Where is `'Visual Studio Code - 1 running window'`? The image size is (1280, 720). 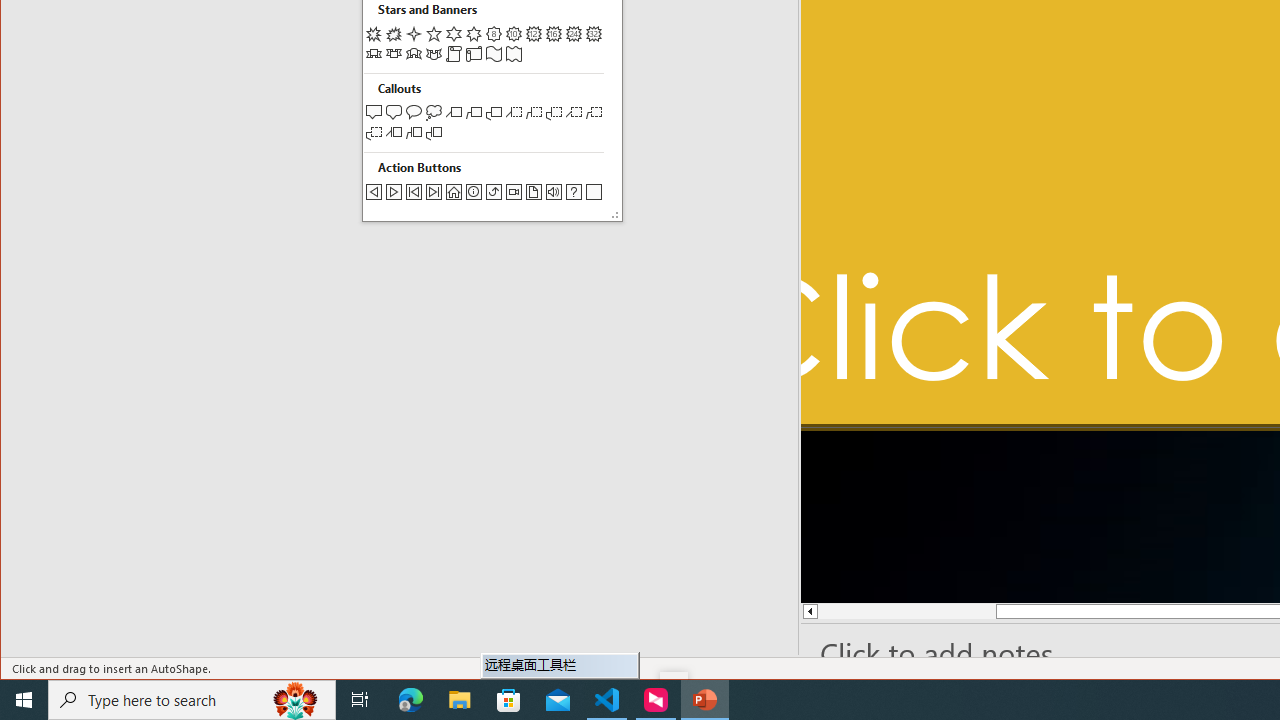 'Visual Studio Code - 1 running window' is located at coordinates (606, 698).